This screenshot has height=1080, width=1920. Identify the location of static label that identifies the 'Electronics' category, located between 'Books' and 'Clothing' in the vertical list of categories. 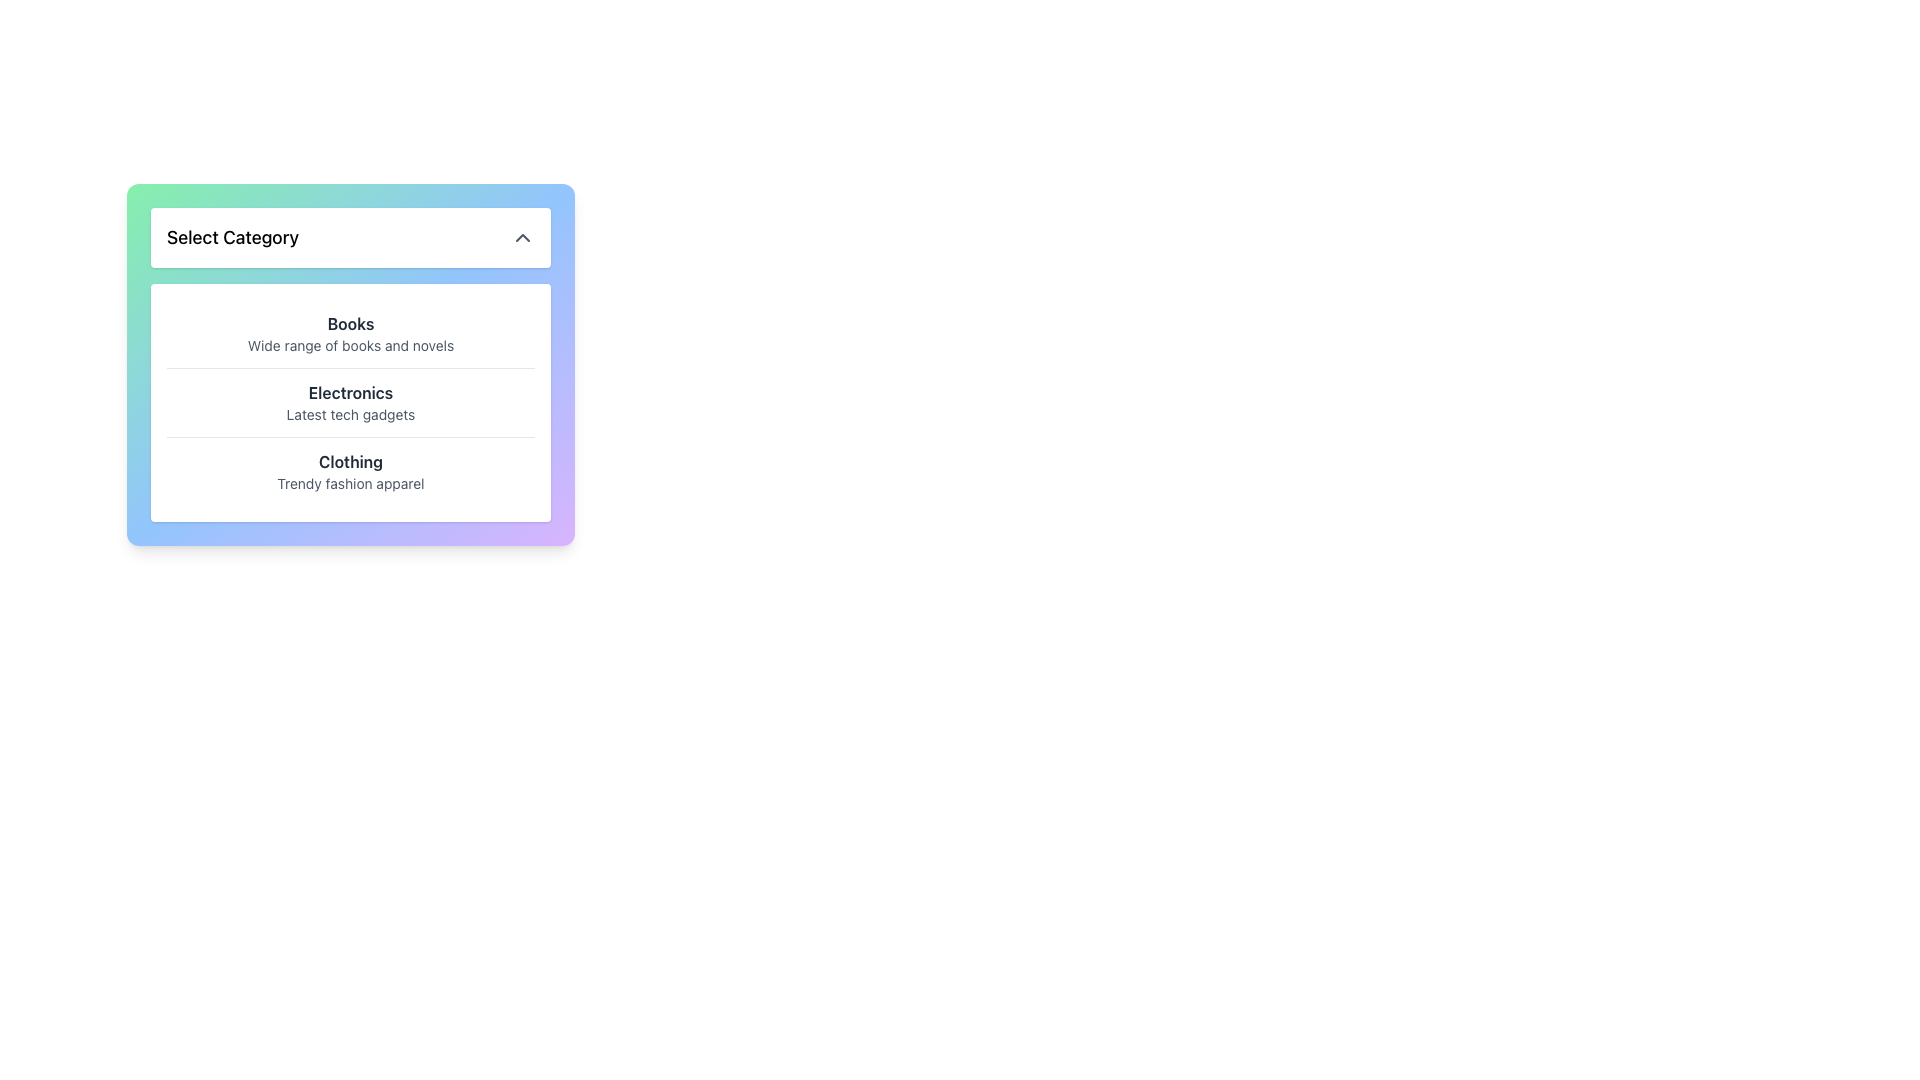
(350, 393).